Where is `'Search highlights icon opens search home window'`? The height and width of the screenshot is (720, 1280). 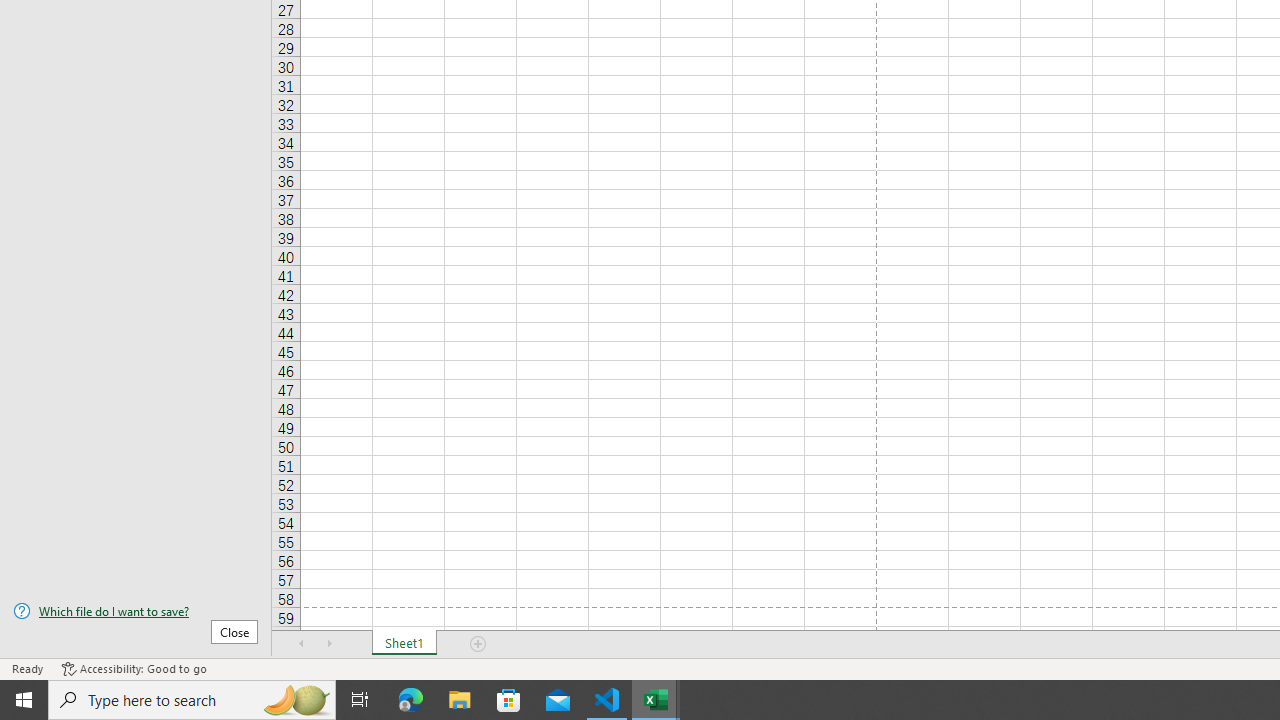 'Search highlights icon opens search home window' is located at coordinates (294, 698).